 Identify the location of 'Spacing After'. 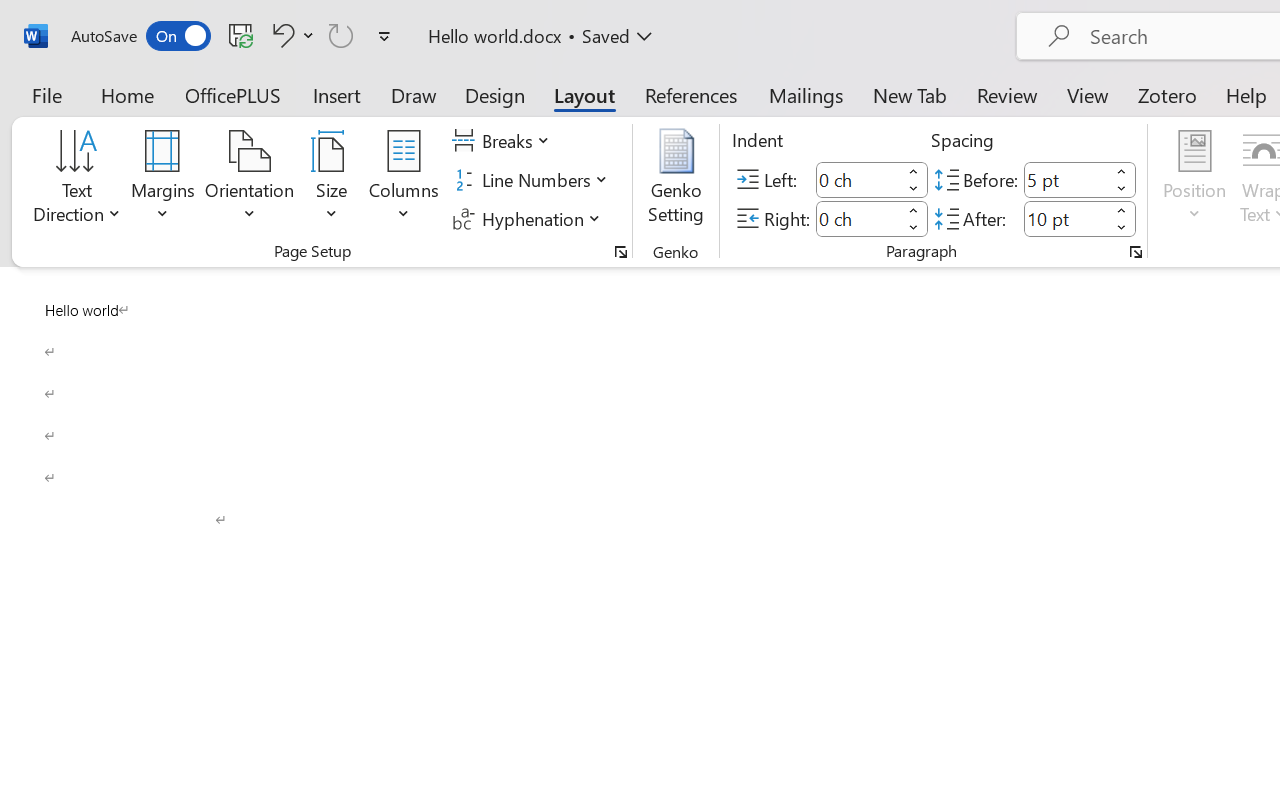
(1065, 218).